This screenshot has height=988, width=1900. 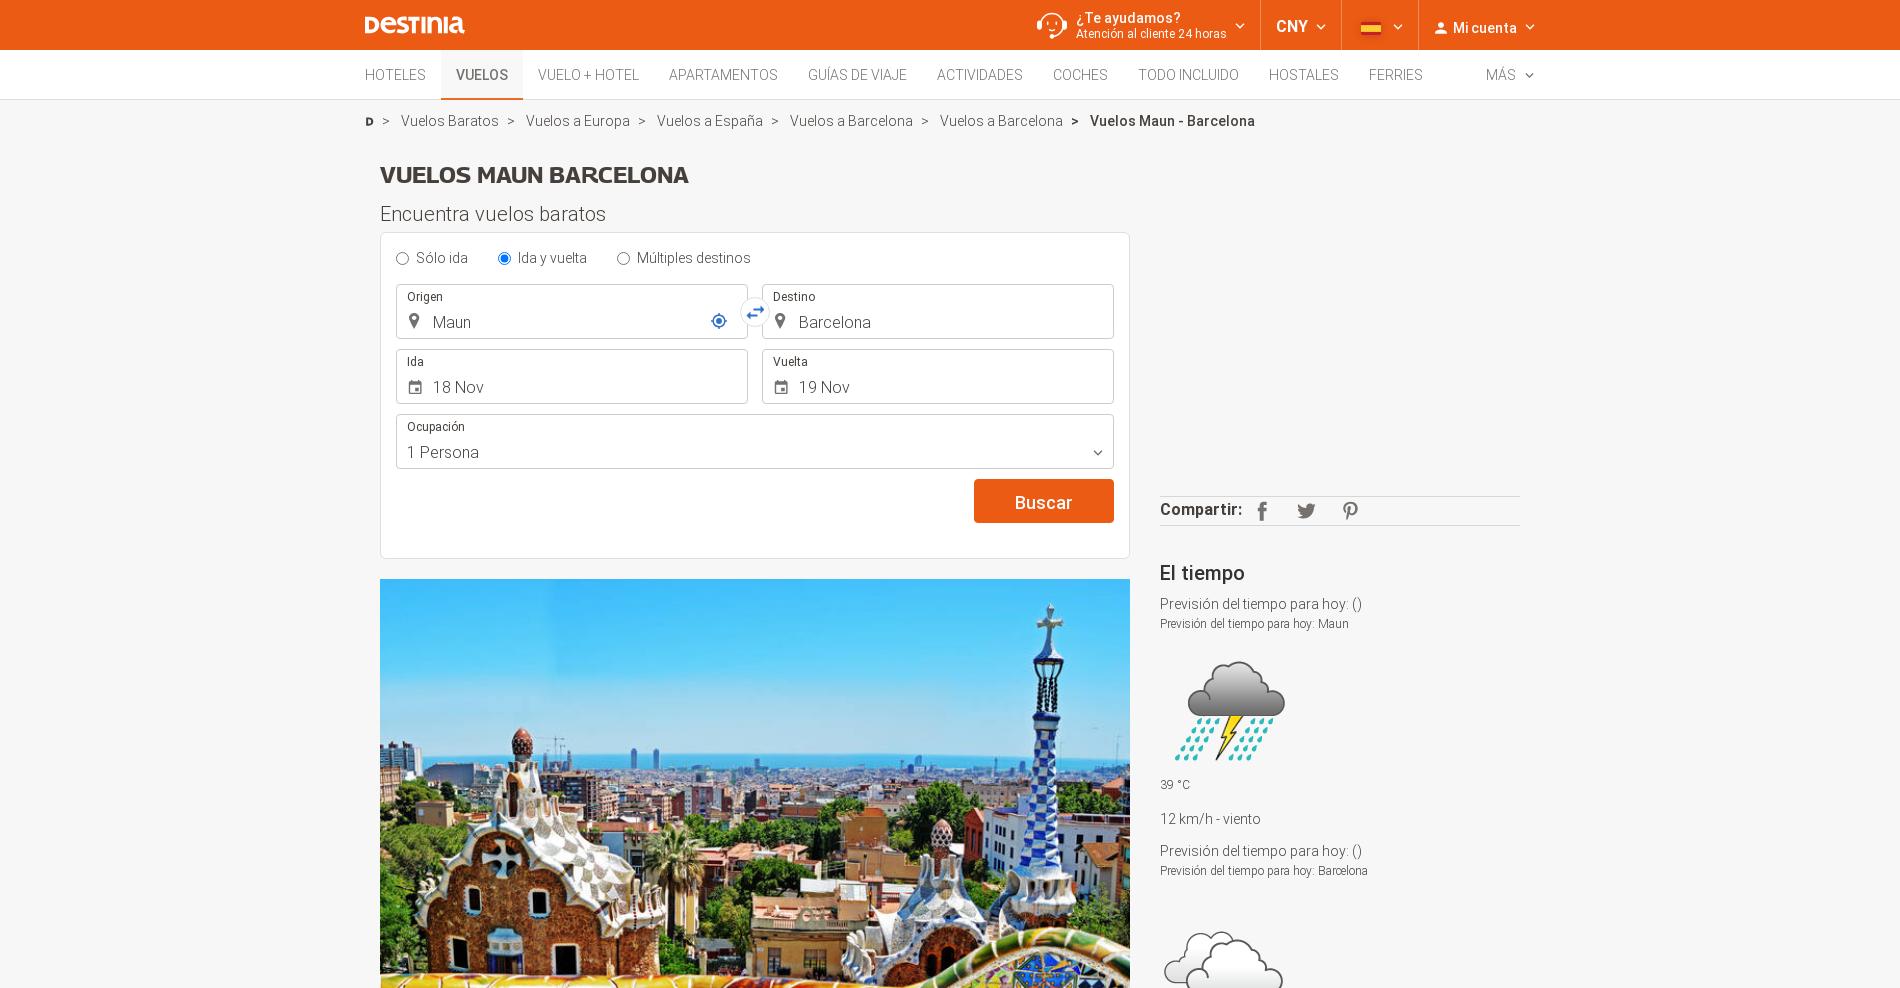 I want to click on 'Múltiples destinos', so click(x=694, y=256).